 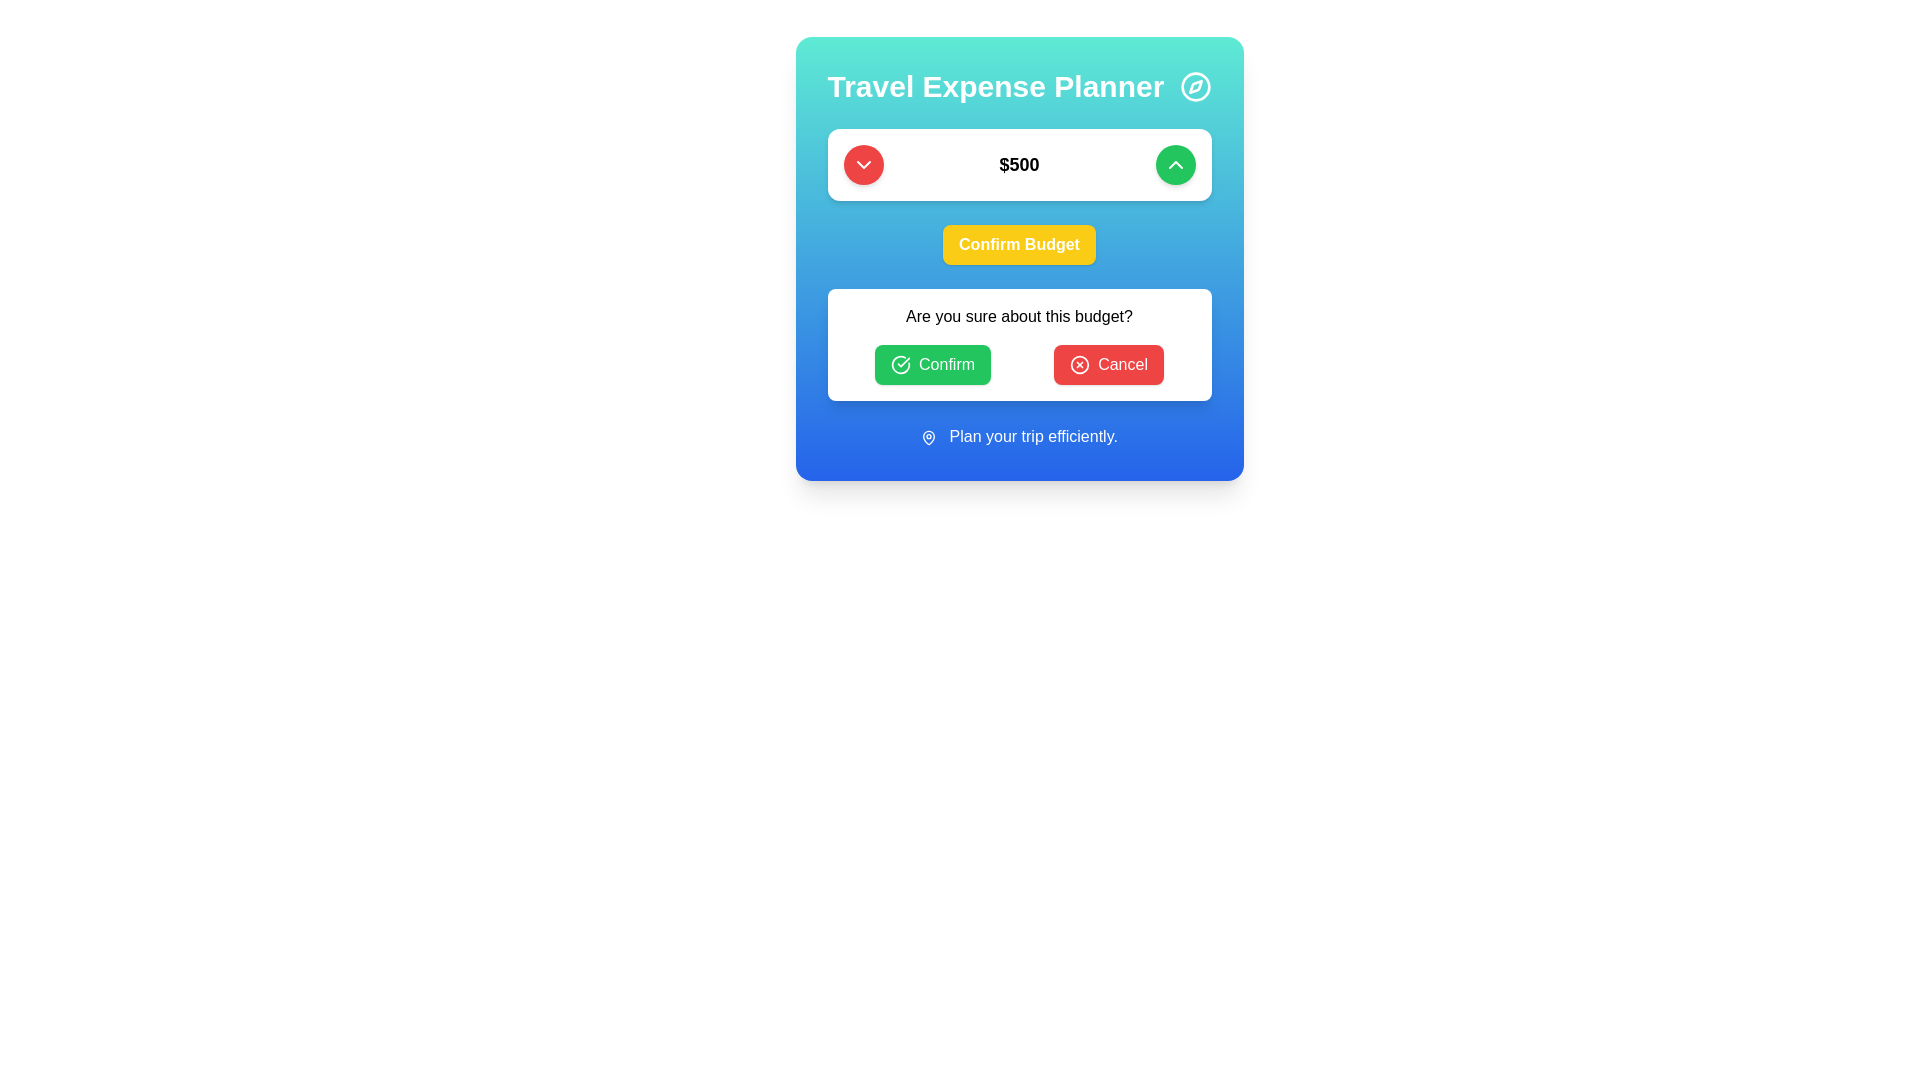 What do you see at coordinates (1195, 86) in the screenshot?
I see `the outer circle of the compass-style icon located in the top-right corner of the 'Travel Expense Planner' card` at bounding box center [1195, 86].